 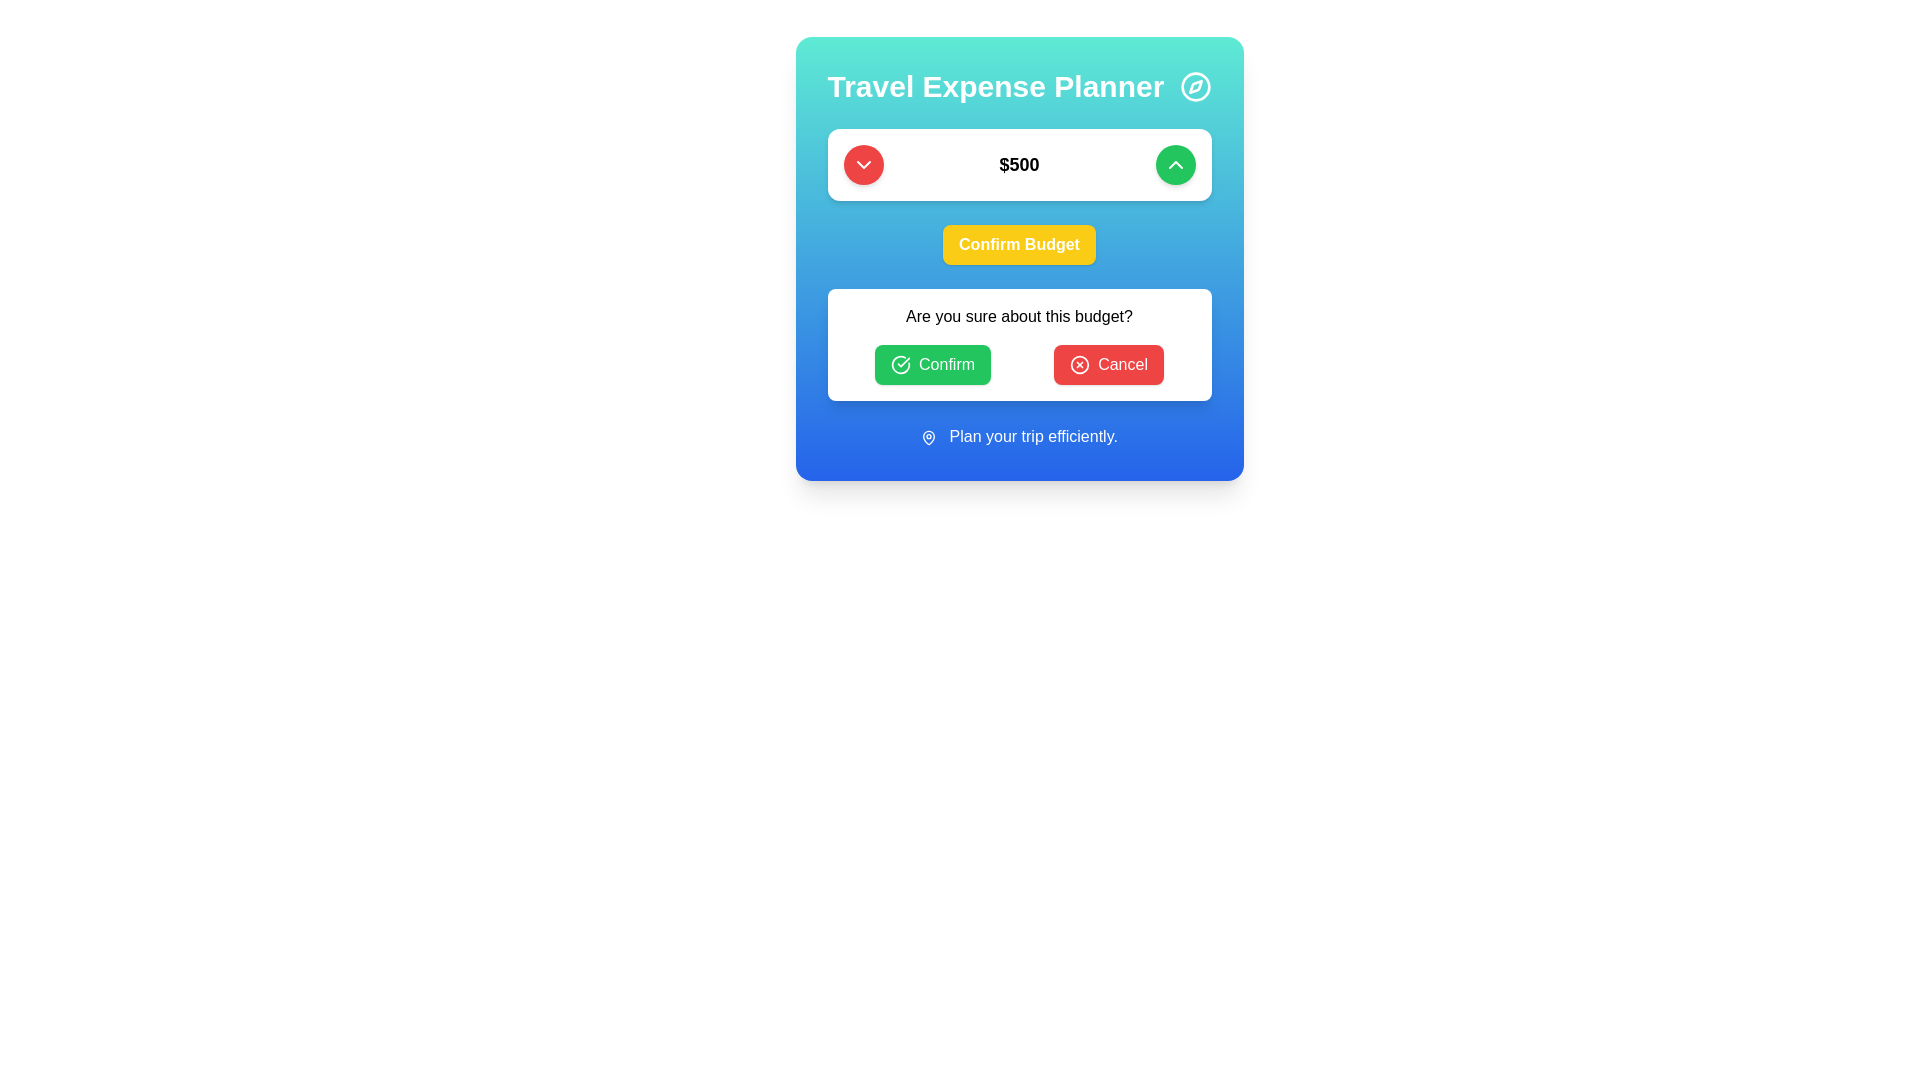 What do you see at coordinates (1195, 86) in the screenshot?
I see `the outer circle of the compass-style icon located in the top-right corner of the 'Travel Expense Planner' card` at bounding box center [1195, 86].